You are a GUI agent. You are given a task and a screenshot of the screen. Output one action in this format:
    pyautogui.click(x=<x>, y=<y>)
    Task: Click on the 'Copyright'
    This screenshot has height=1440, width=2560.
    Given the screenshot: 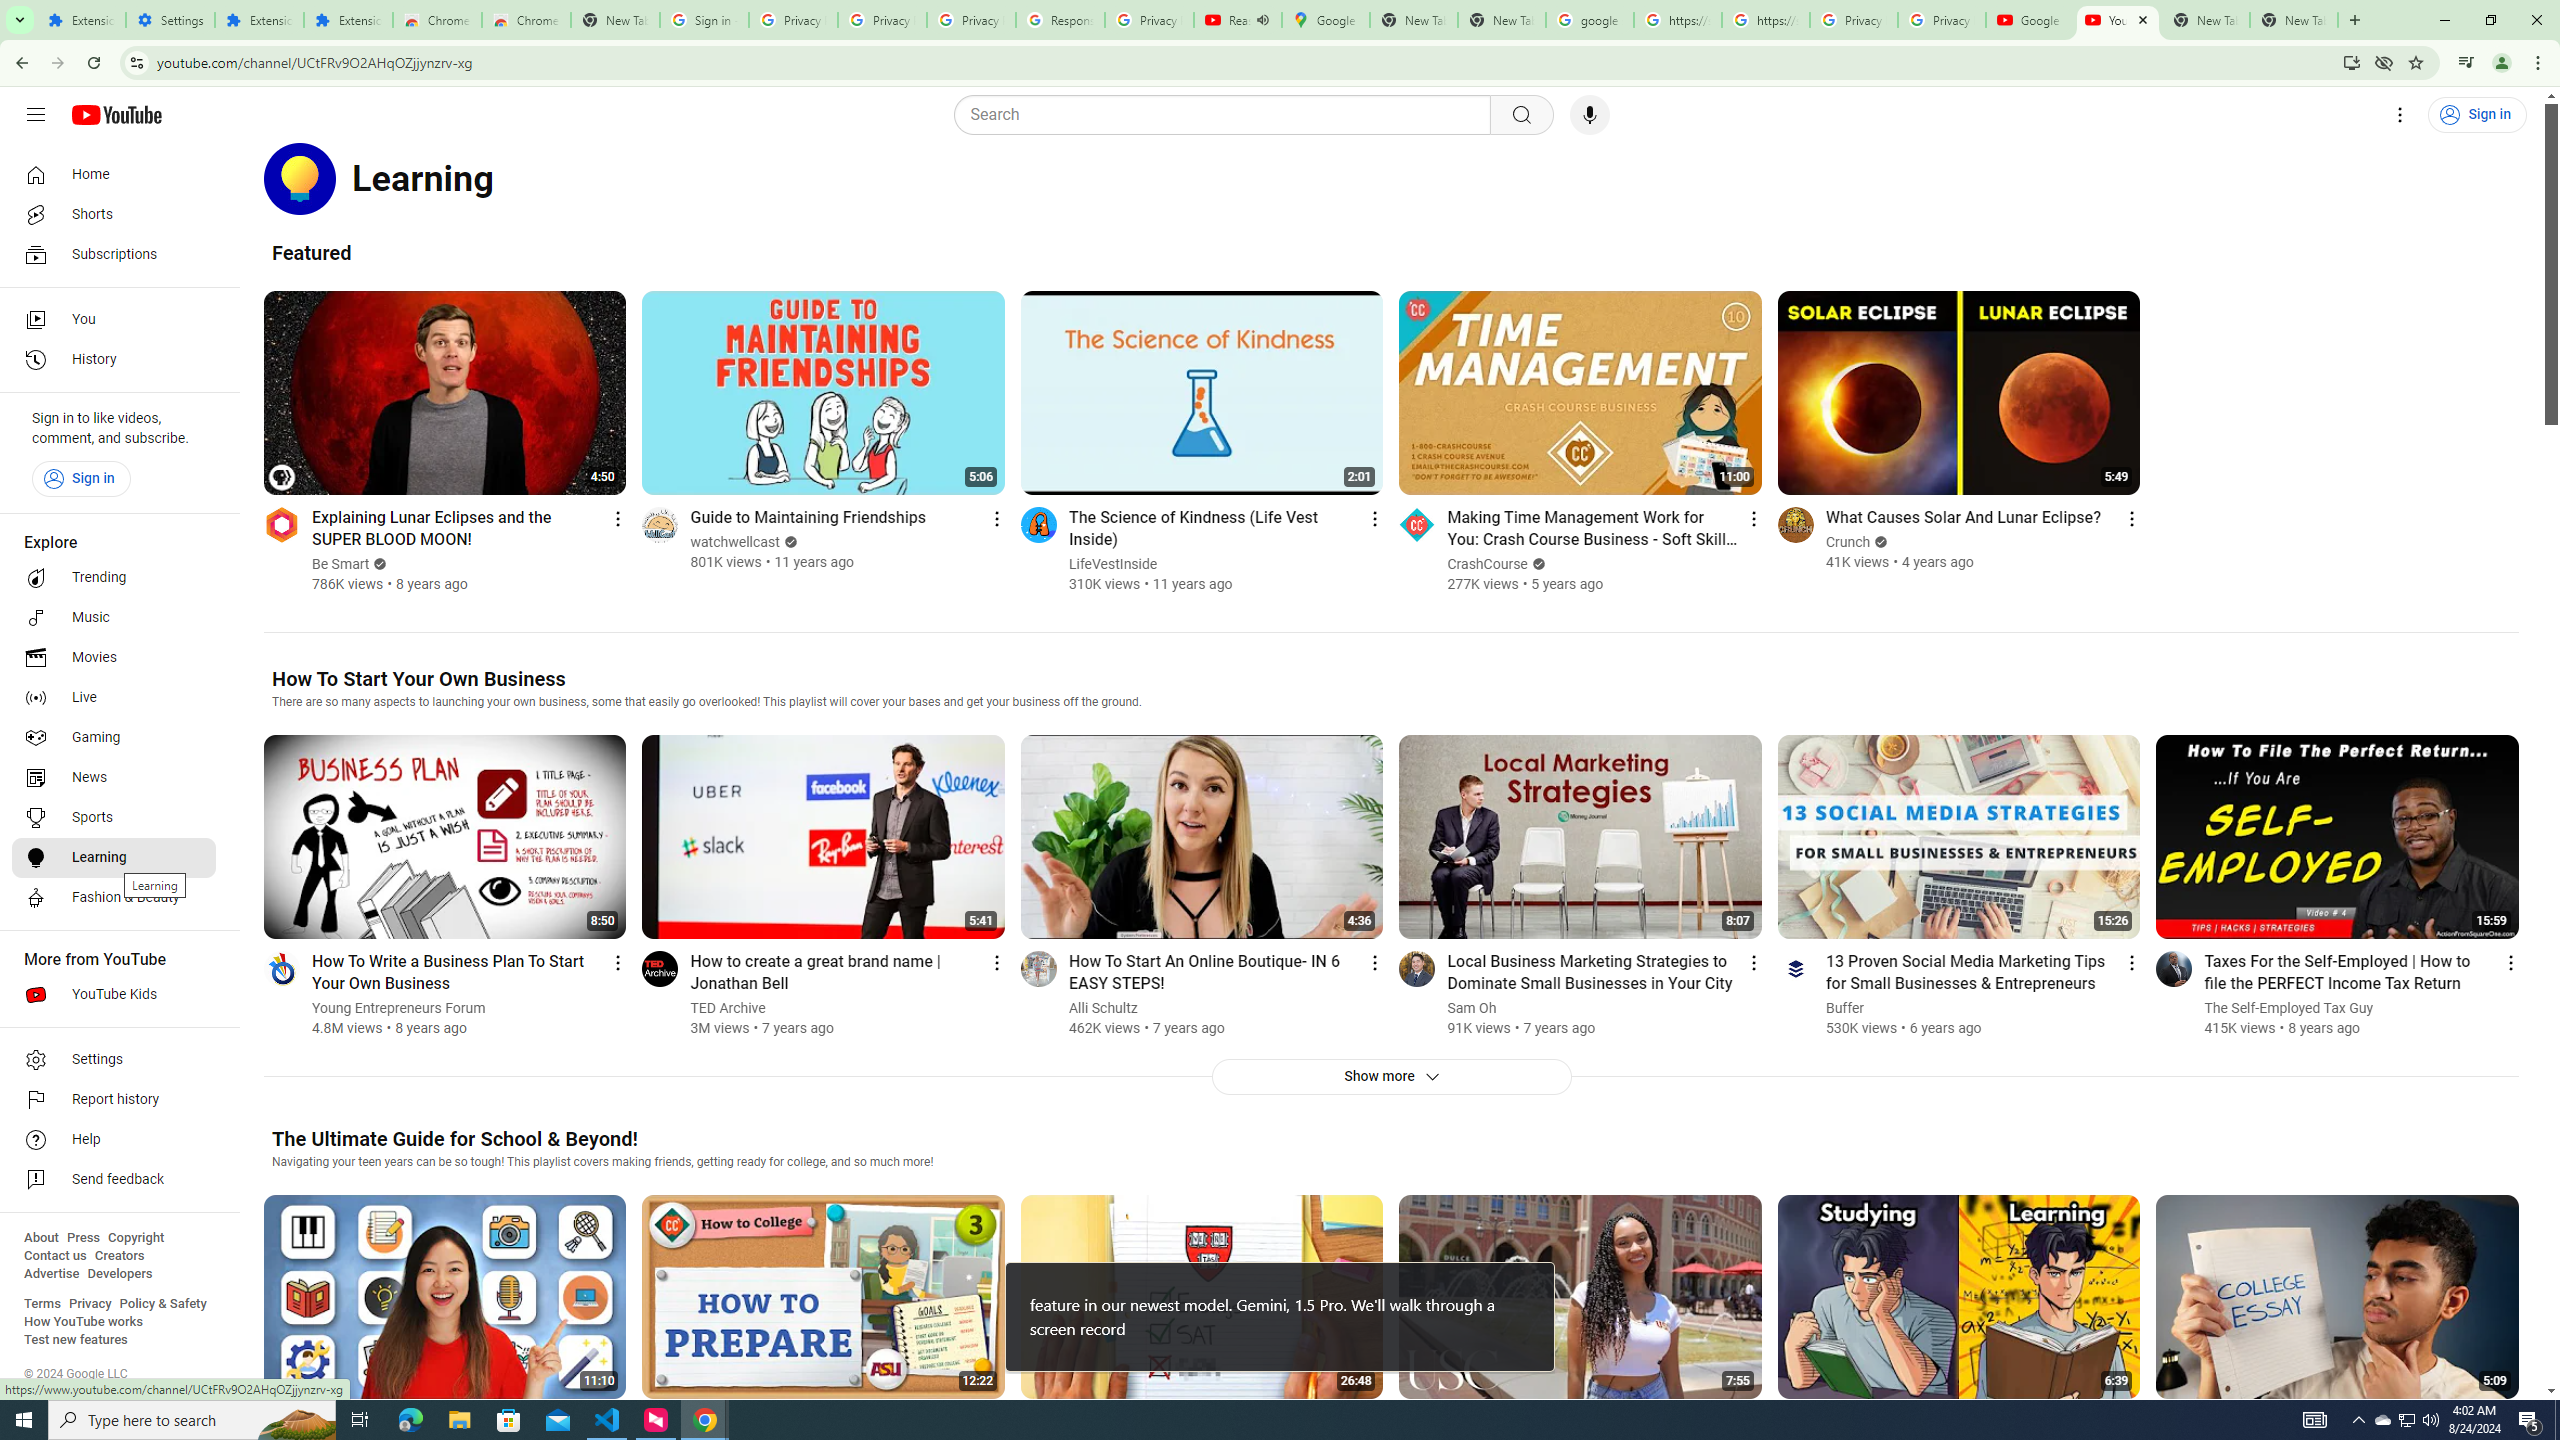 What is the action you would take?
    pyautogui.click(x=134, y=1237)
    